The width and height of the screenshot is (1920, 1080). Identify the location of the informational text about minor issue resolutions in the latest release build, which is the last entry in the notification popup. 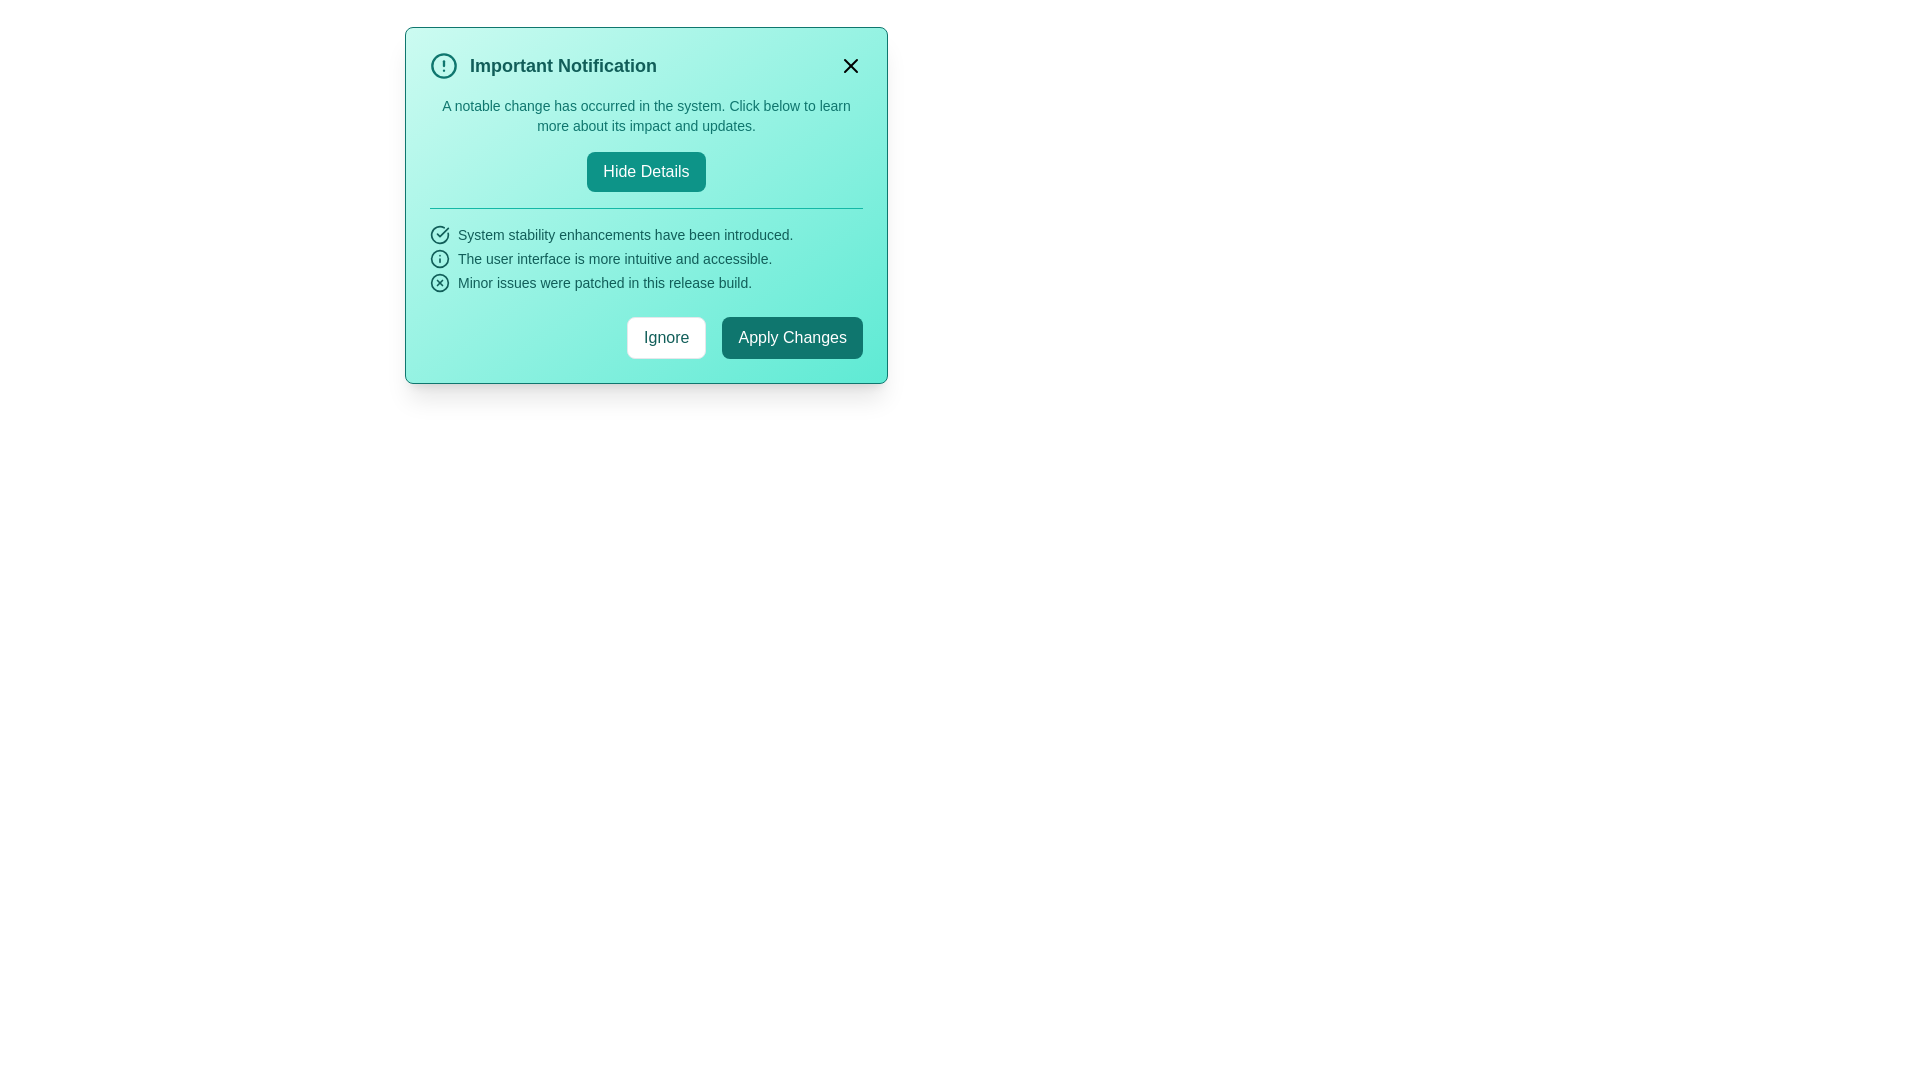
(646, 282).